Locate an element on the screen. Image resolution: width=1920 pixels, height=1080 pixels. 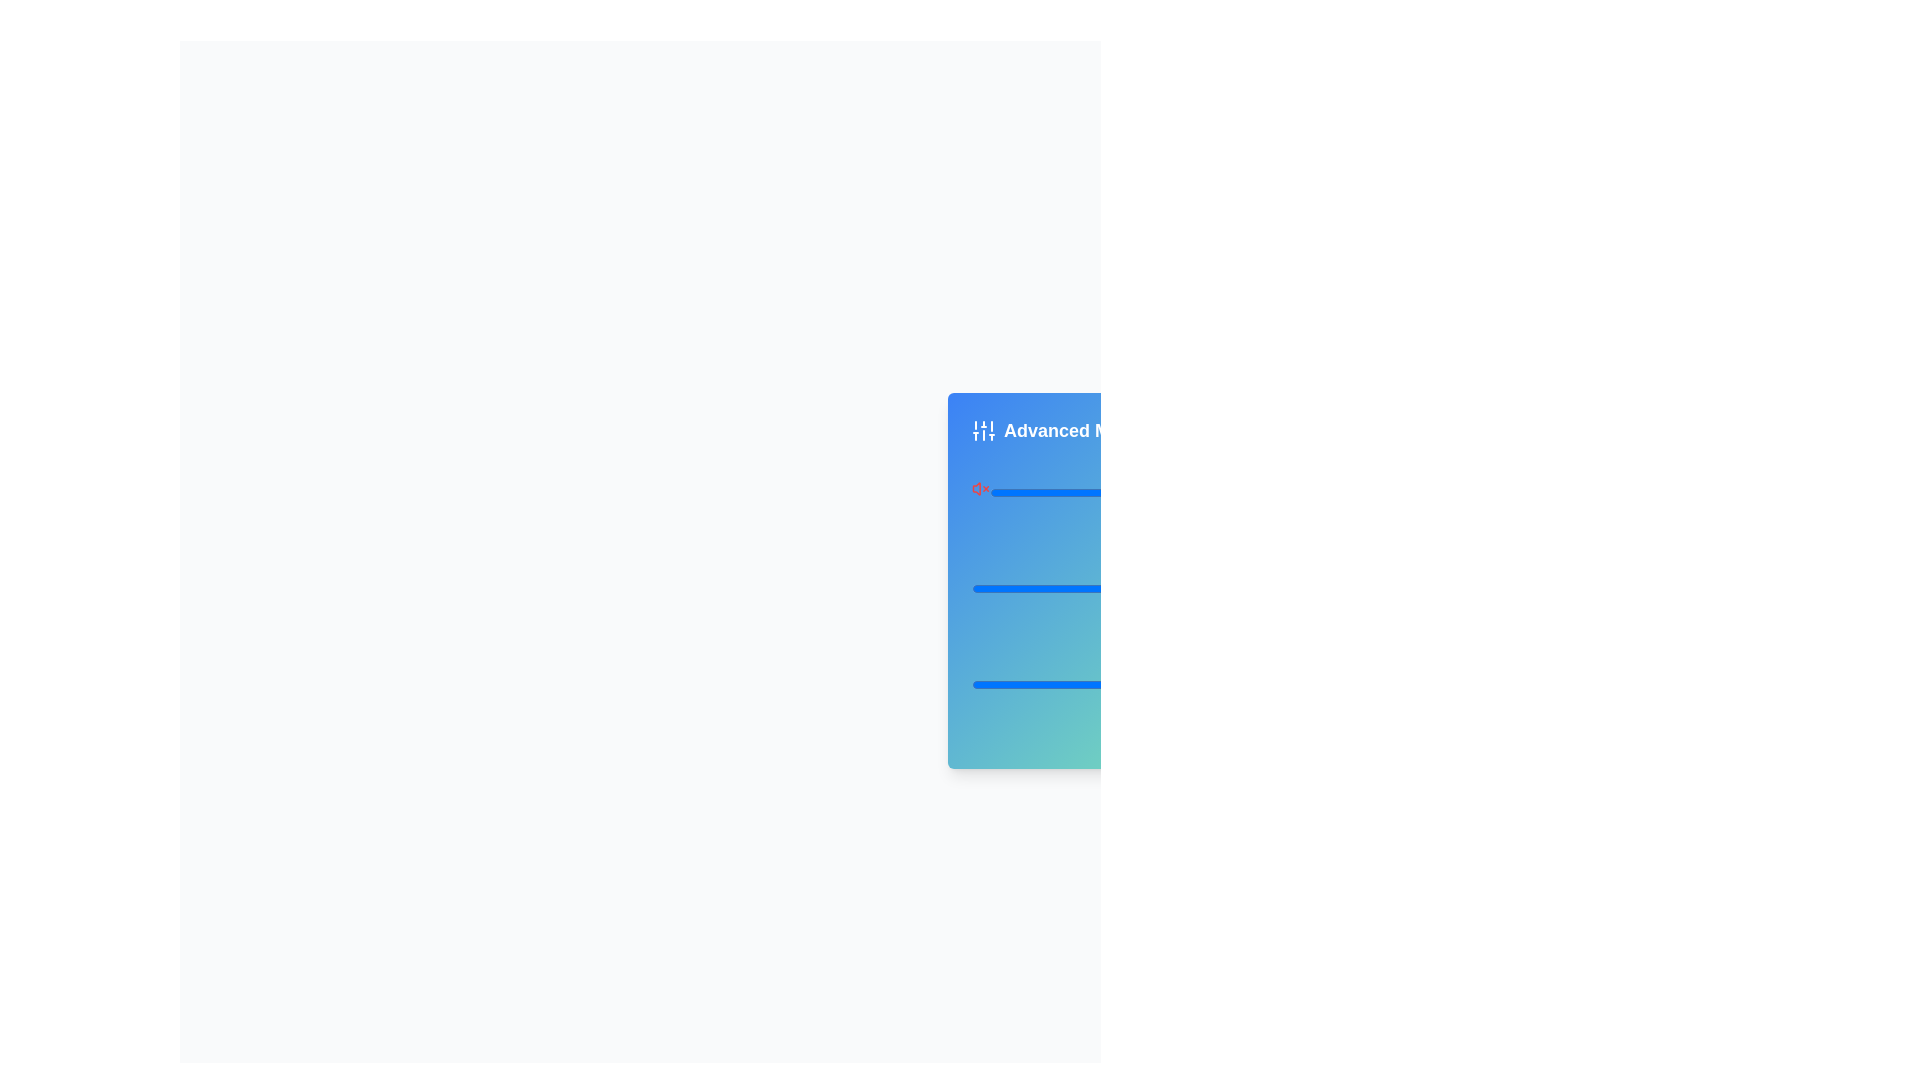
the slider is located at coordinates (1146, 493).